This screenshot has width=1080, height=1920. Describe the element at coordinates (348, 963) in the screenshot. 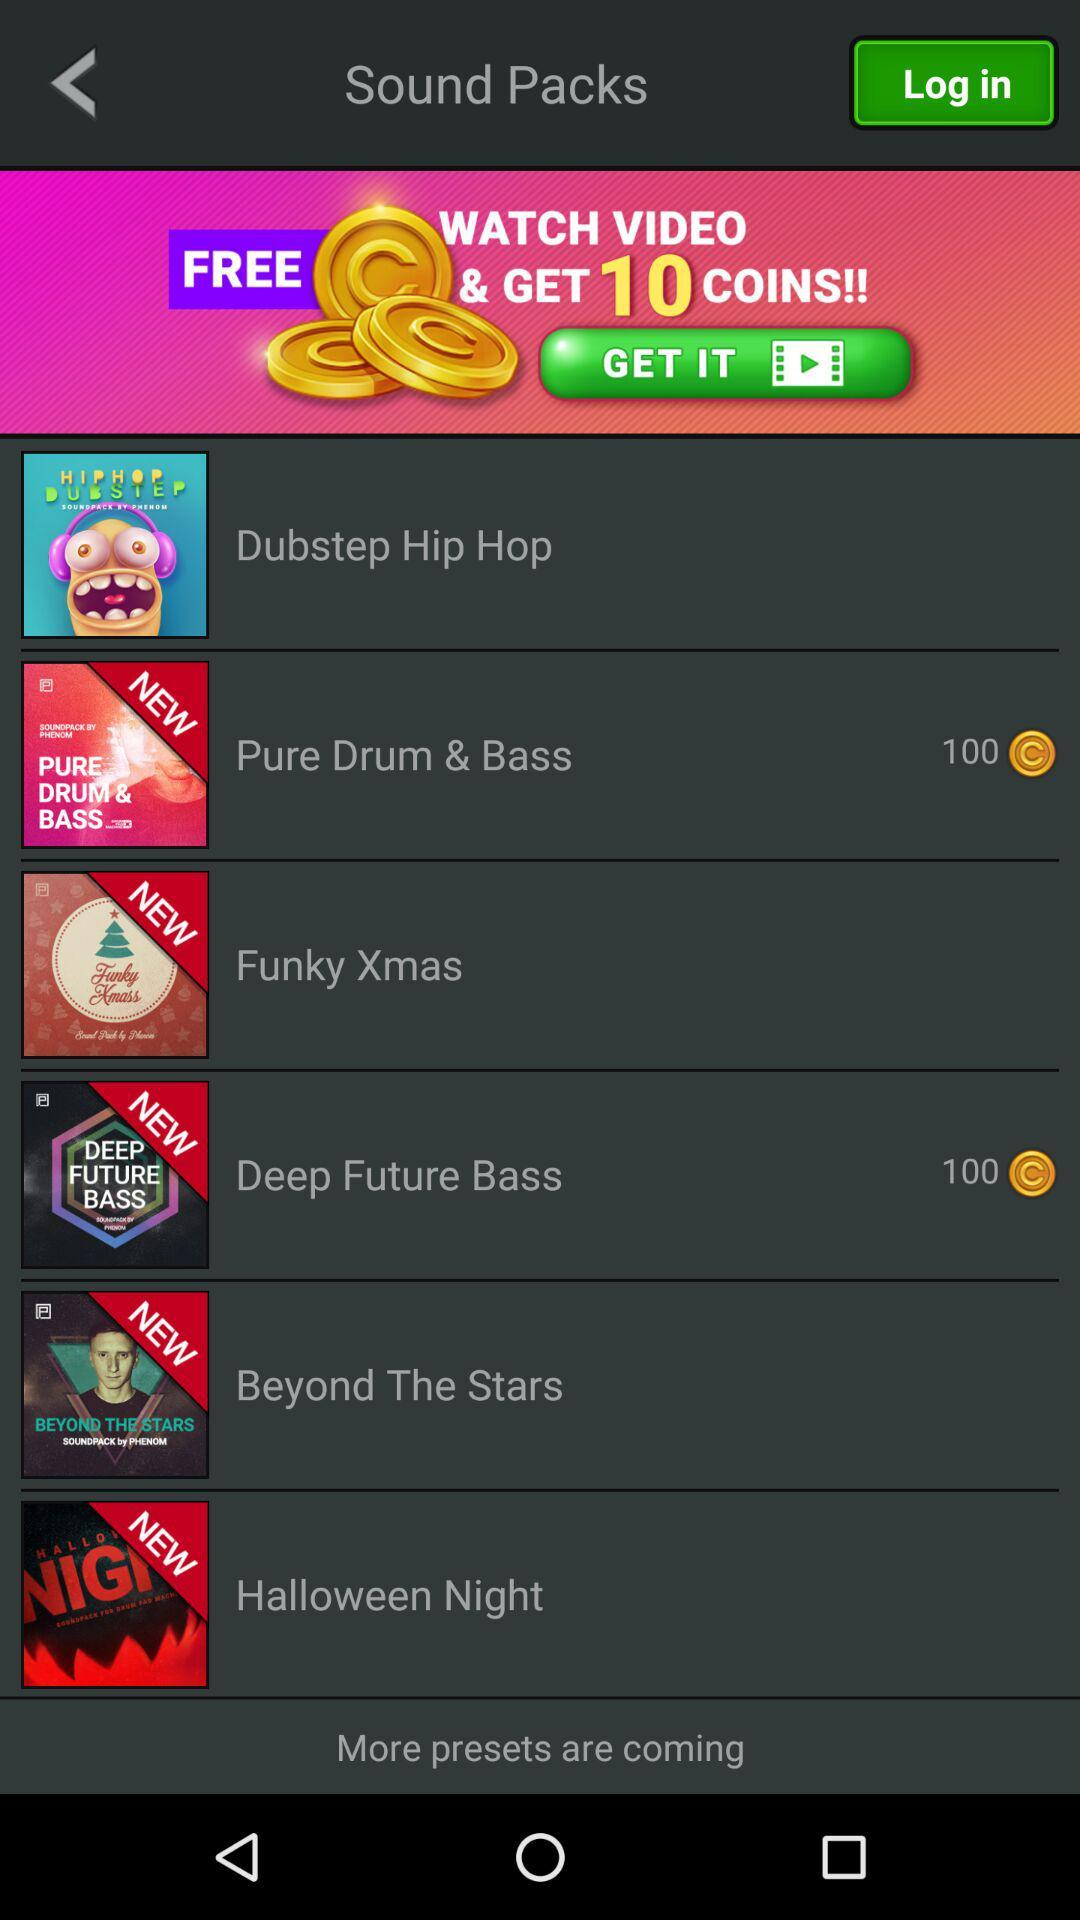

I see `the funky xmas` at that location.